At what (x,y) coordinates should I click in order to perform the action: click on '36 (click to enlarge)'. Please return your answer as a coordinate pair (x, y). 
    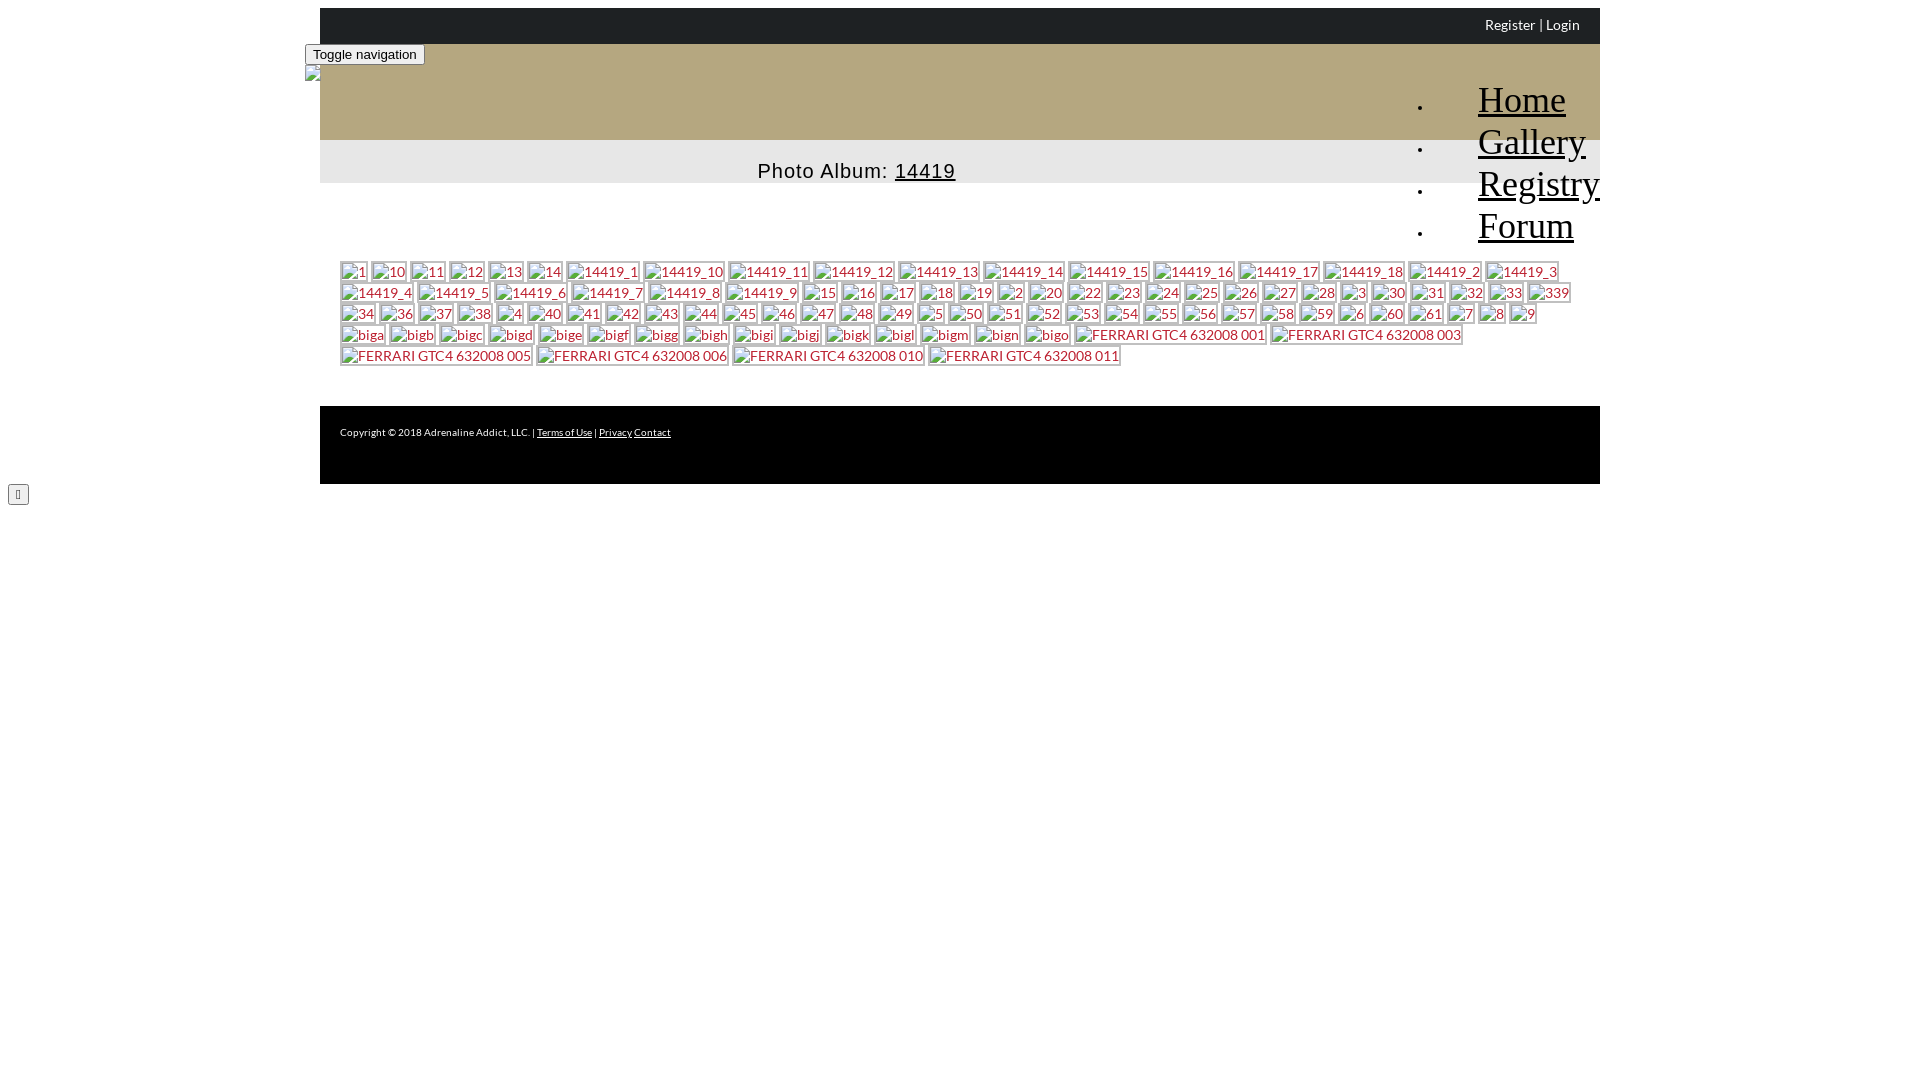
    Looking at the image, I should click on (397, 313).